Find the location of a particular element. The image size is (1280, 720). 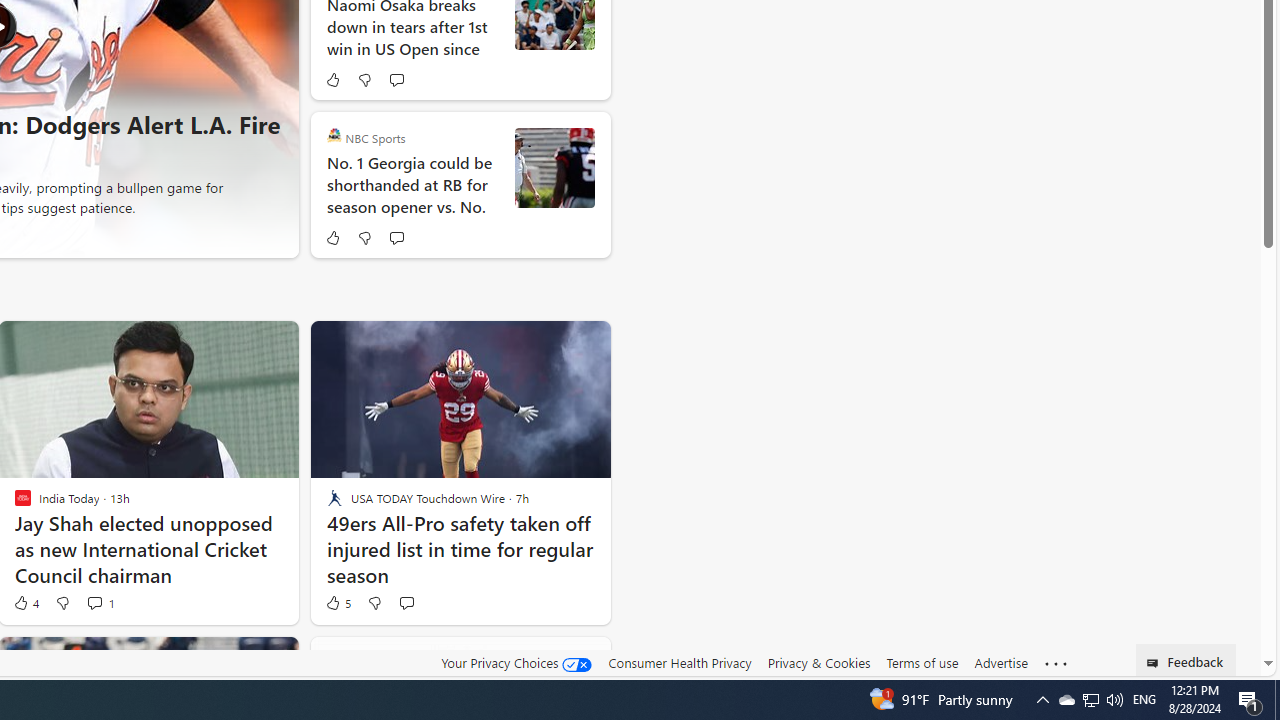

'Start the conversation' is located at coordinates (405, 601).